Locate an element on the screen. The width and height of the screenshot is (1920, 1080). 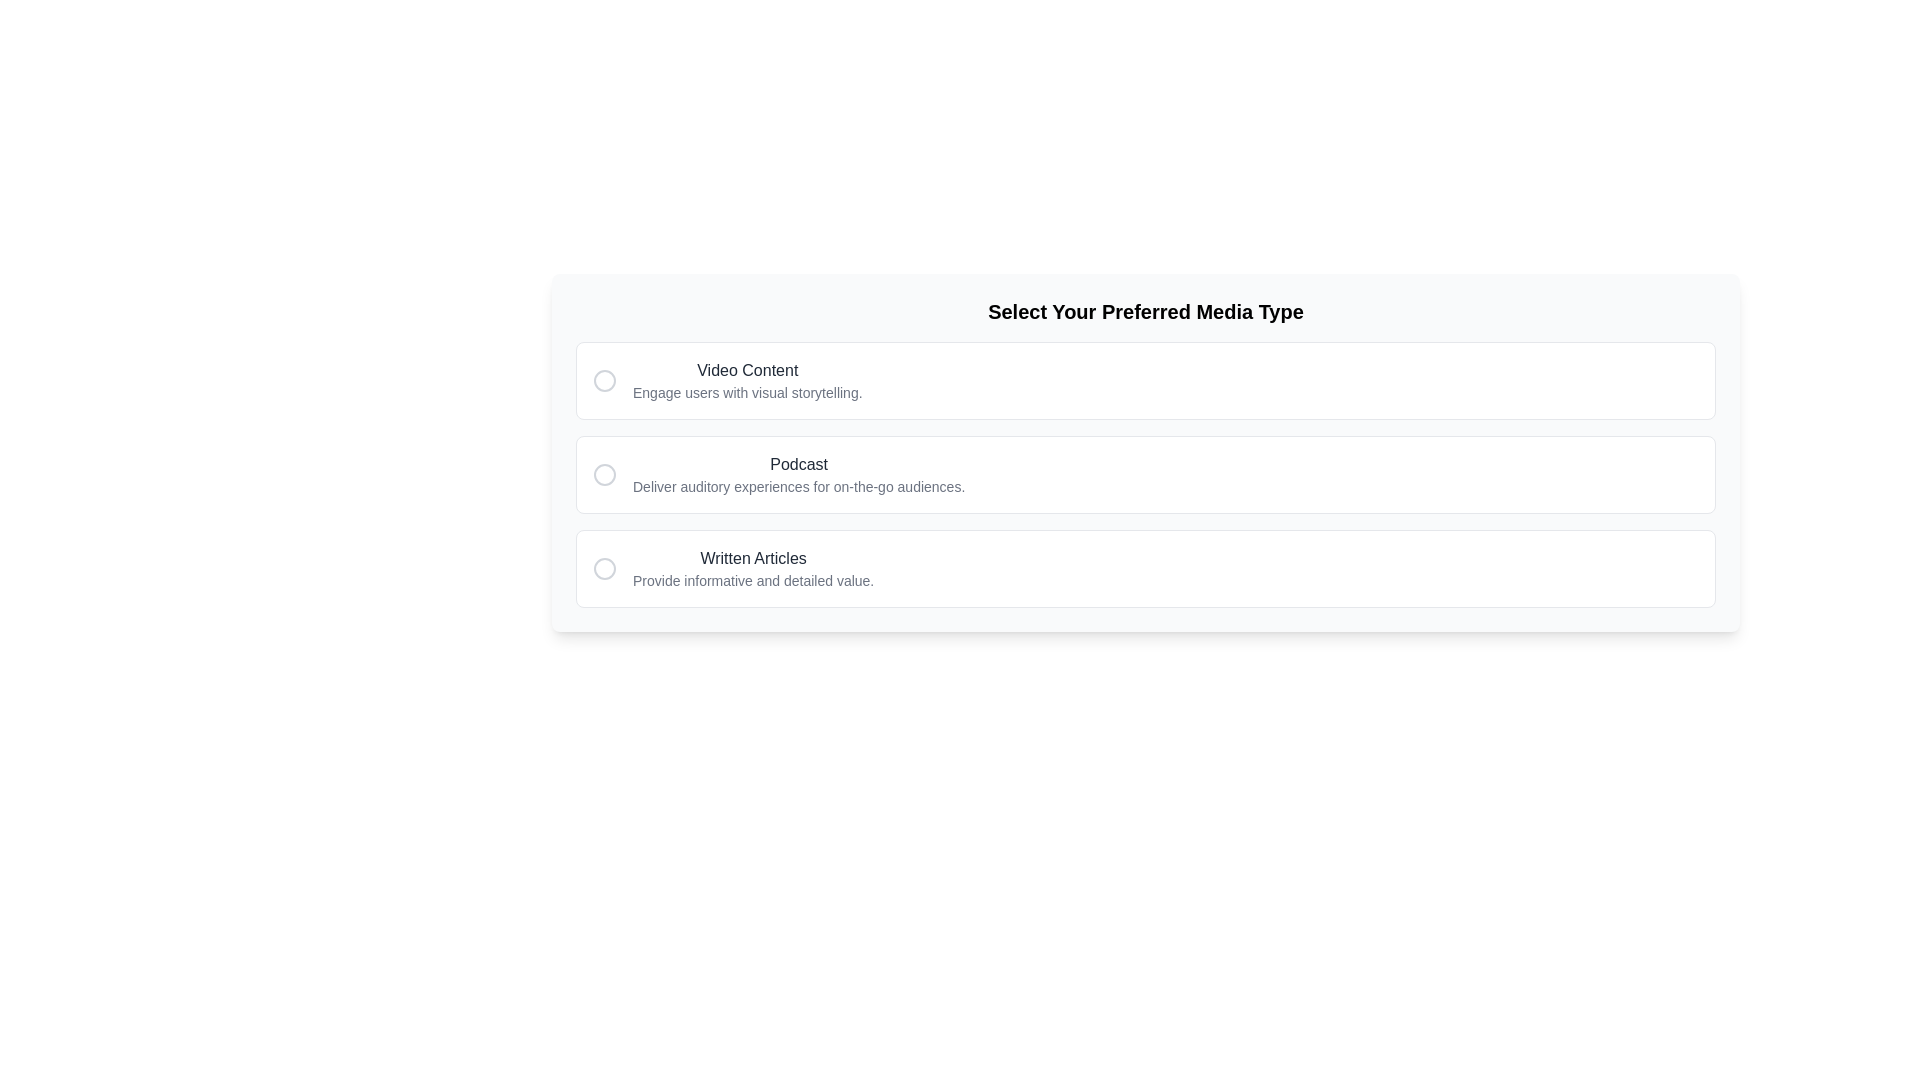
the informational text block about the 'Podcast' media type is located at coordinates (798, 474).